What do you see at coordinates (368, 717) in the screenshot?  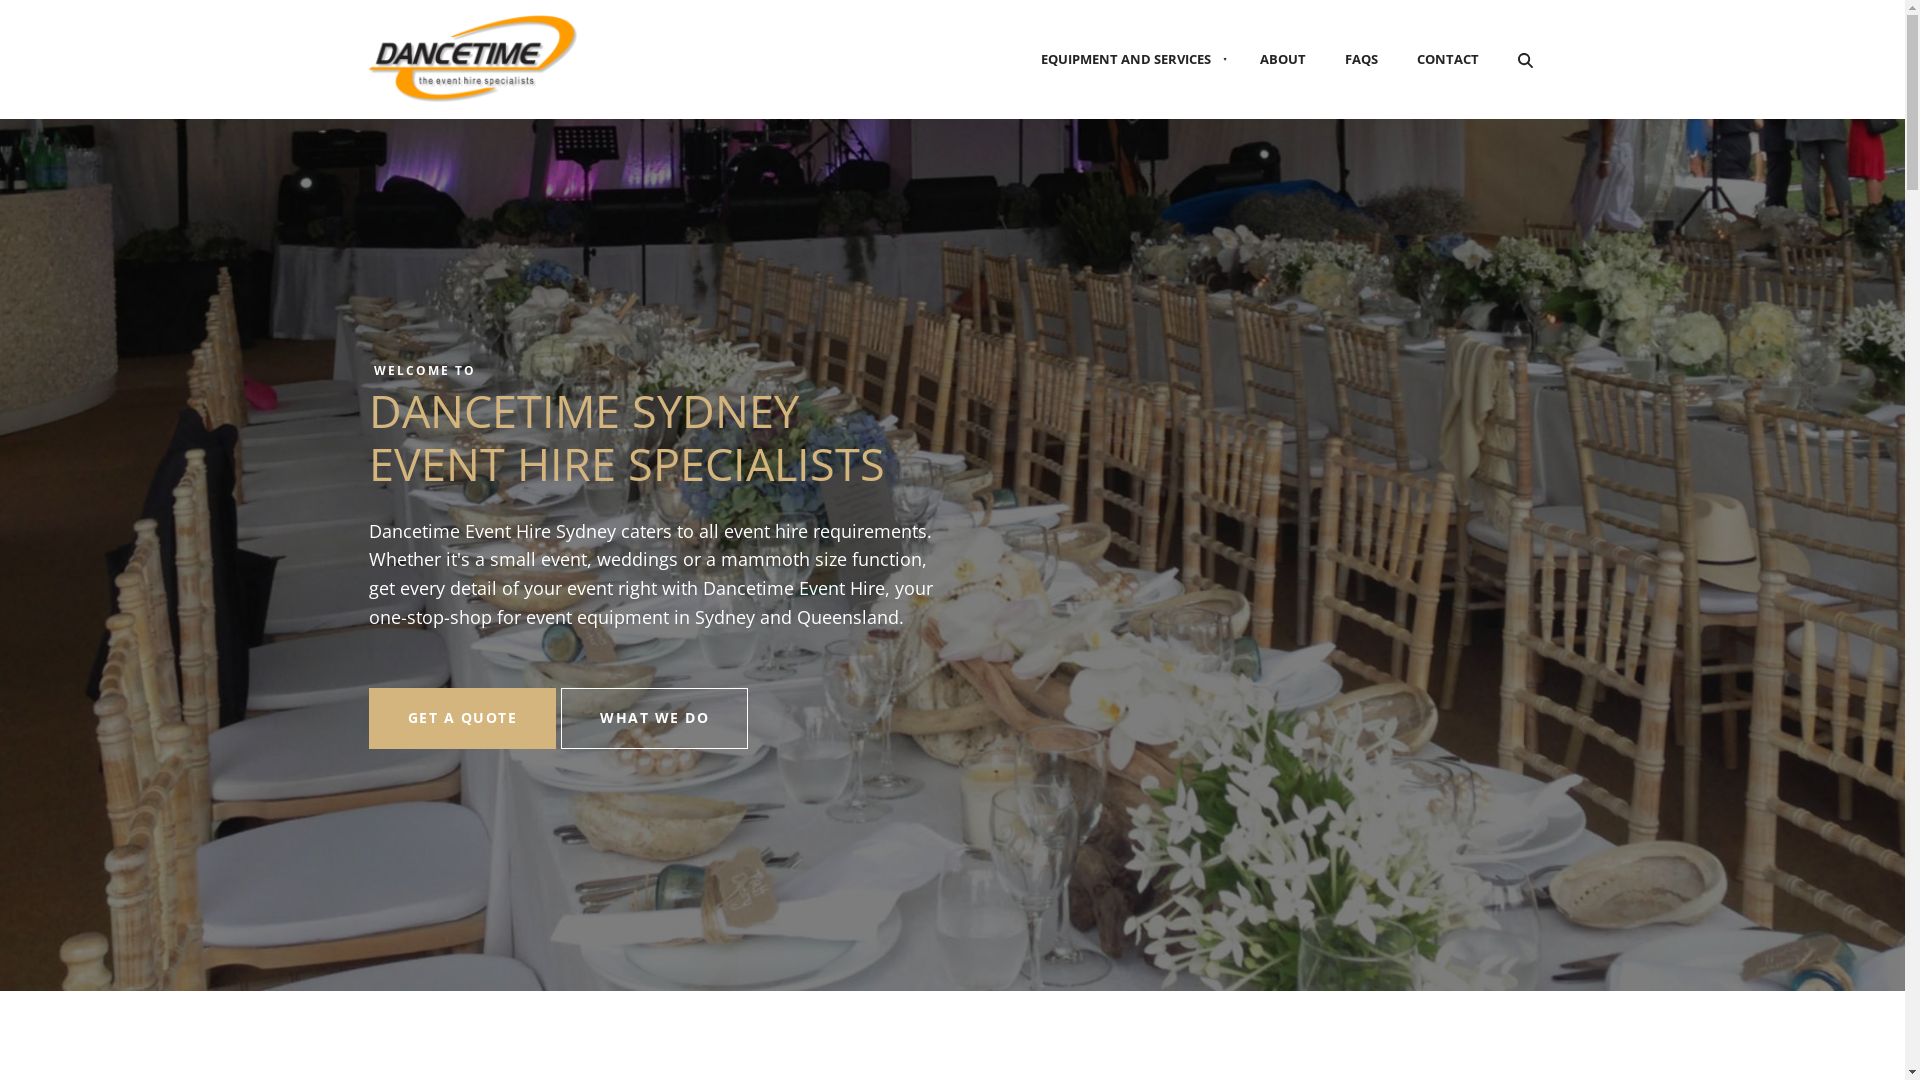 I see `'GET A QUOTE'` at bounding box center [368, 717].